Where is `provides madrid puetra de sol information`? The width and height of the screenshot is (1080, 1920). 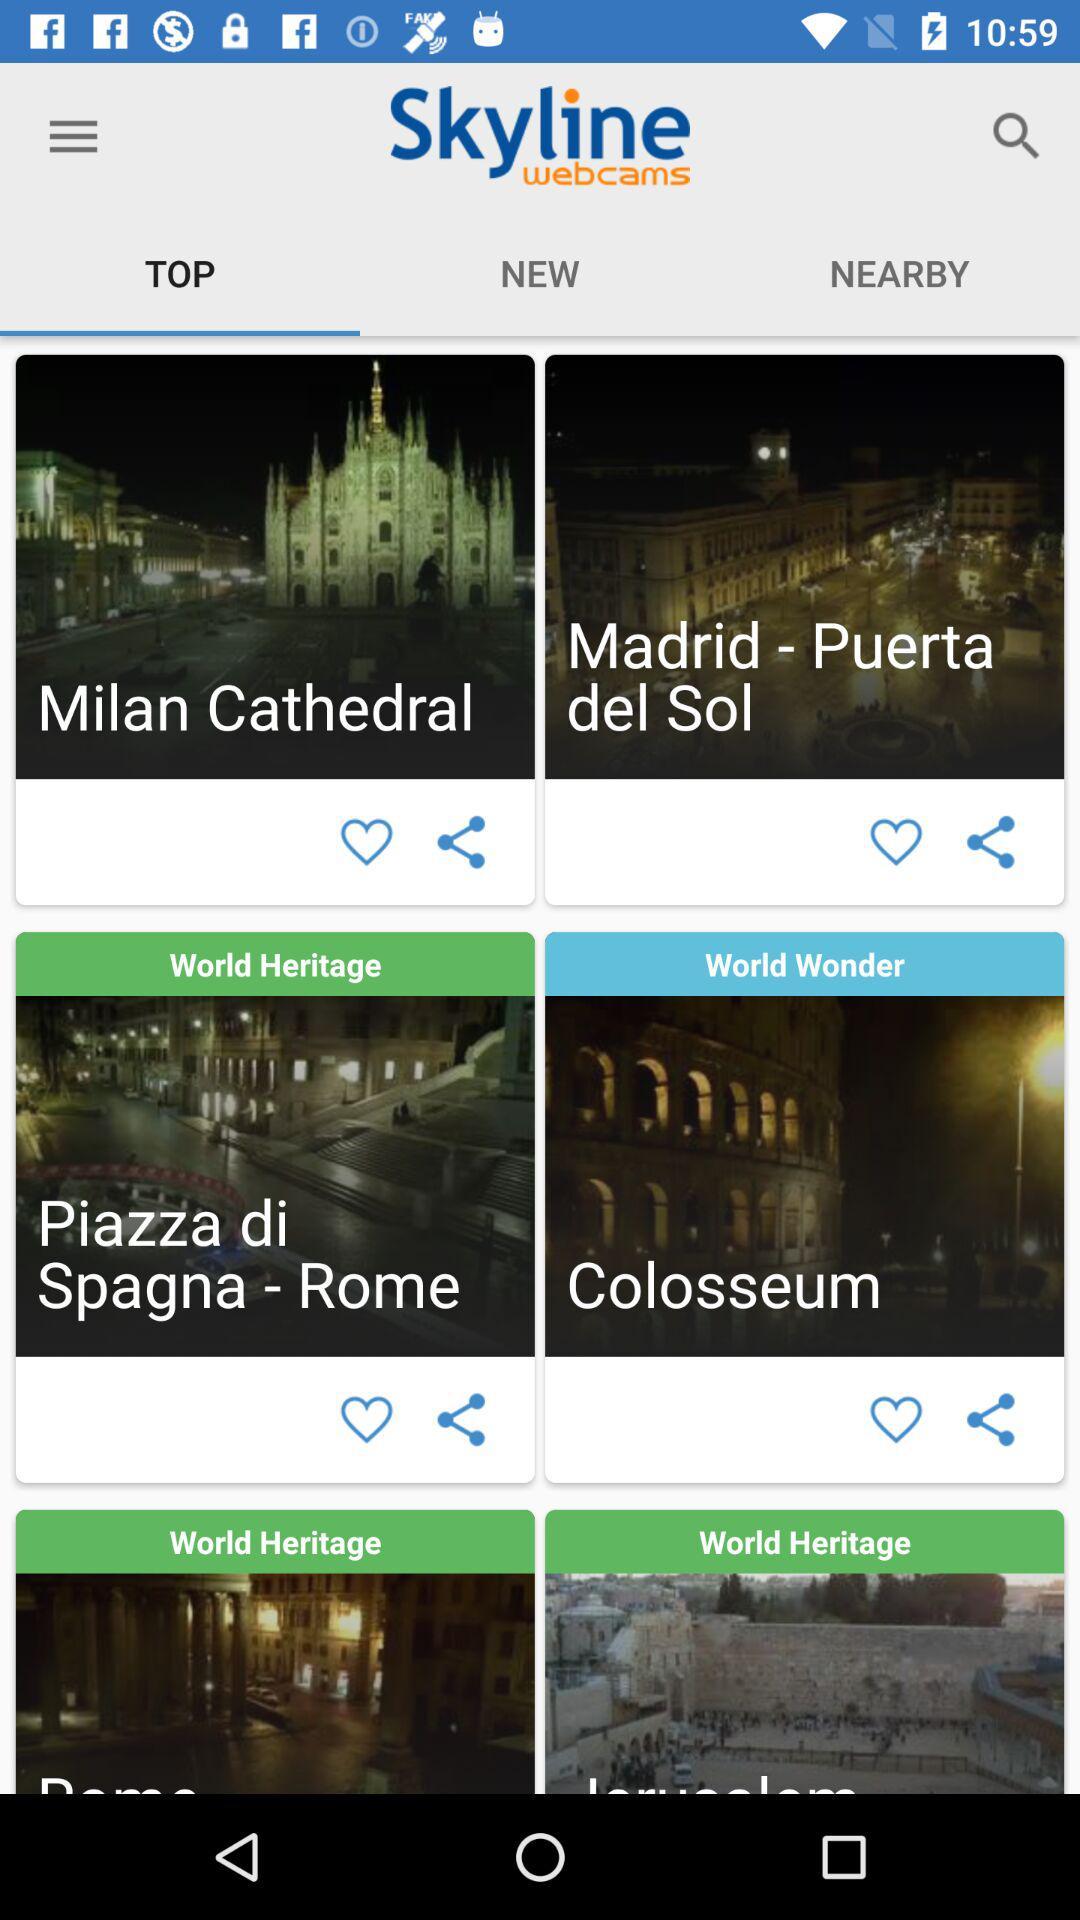
provides madrid puetra de sol information is located at coordinates (803, 565).